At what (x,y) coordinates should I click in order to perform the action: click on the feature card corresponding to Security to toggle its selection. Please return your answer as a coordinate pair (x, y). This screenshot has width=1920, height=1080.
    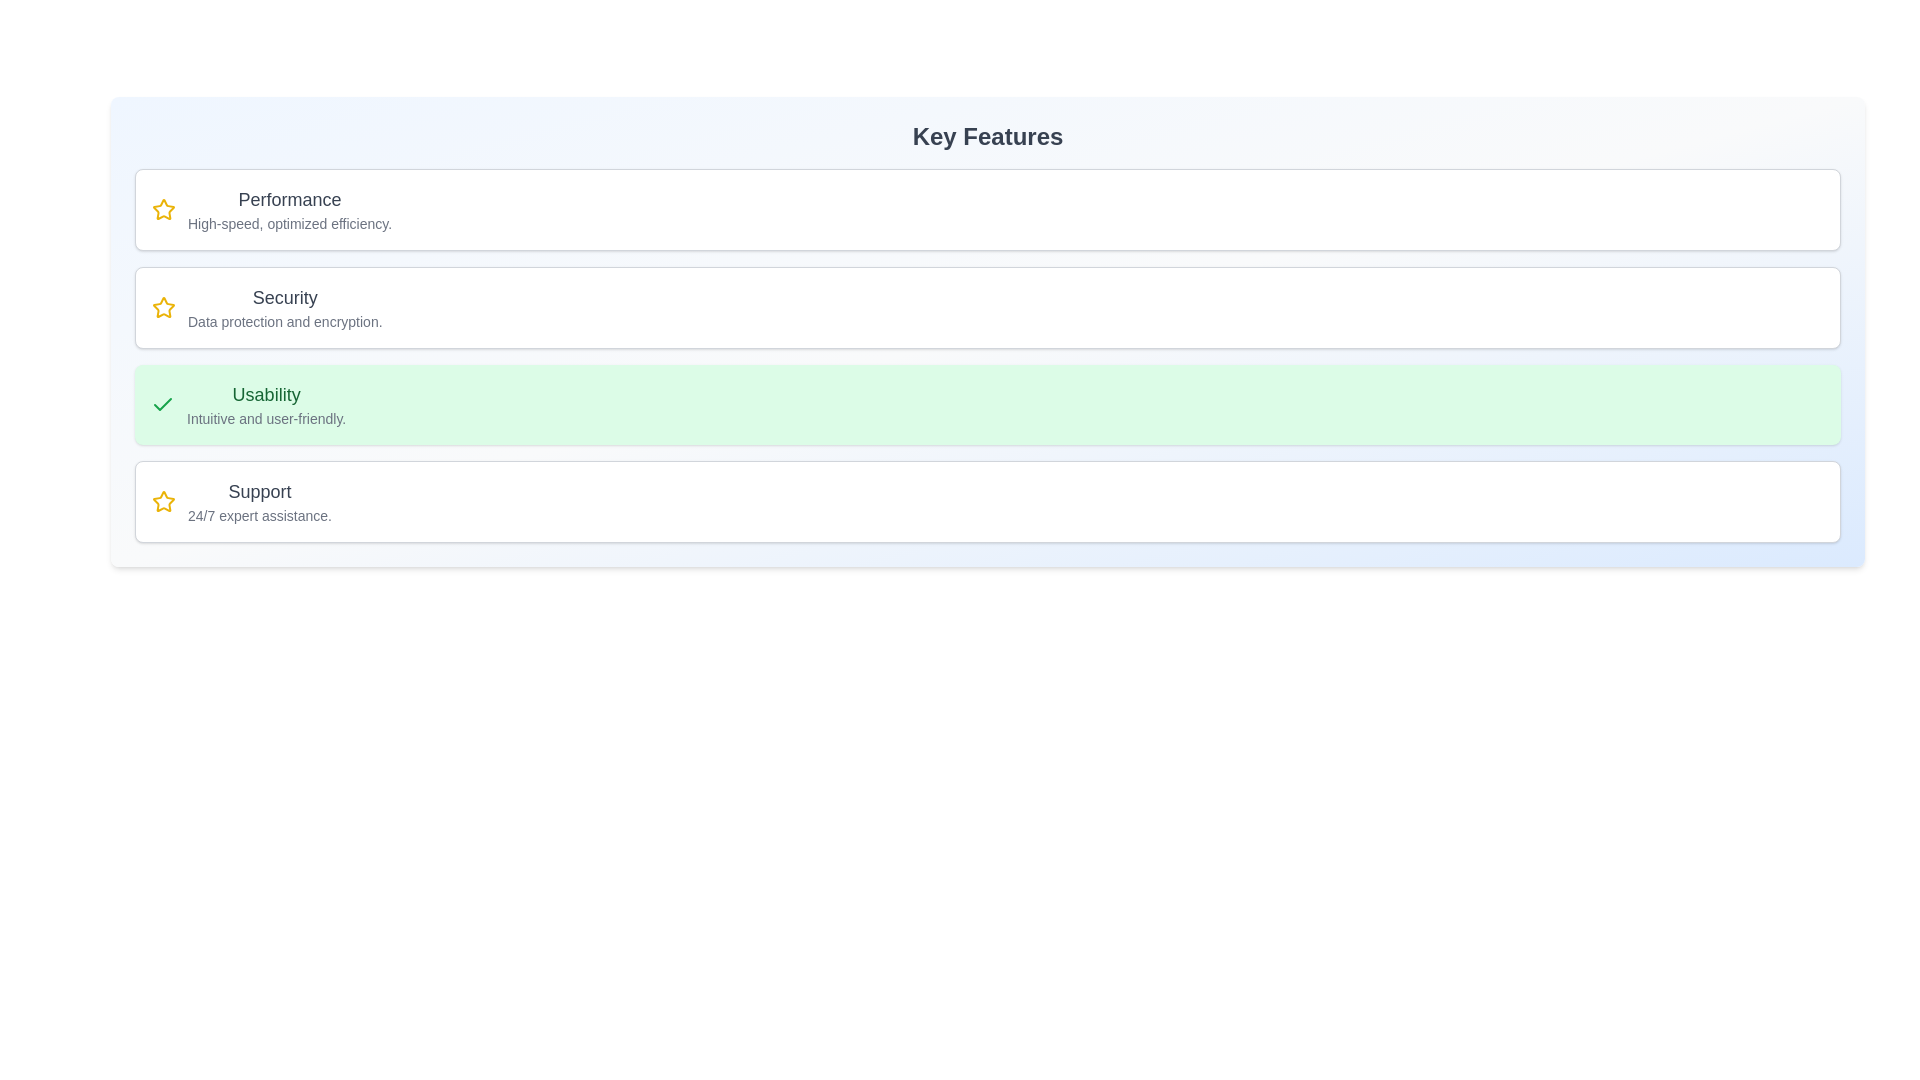
    Looking at the image, I should click on (988, 308).